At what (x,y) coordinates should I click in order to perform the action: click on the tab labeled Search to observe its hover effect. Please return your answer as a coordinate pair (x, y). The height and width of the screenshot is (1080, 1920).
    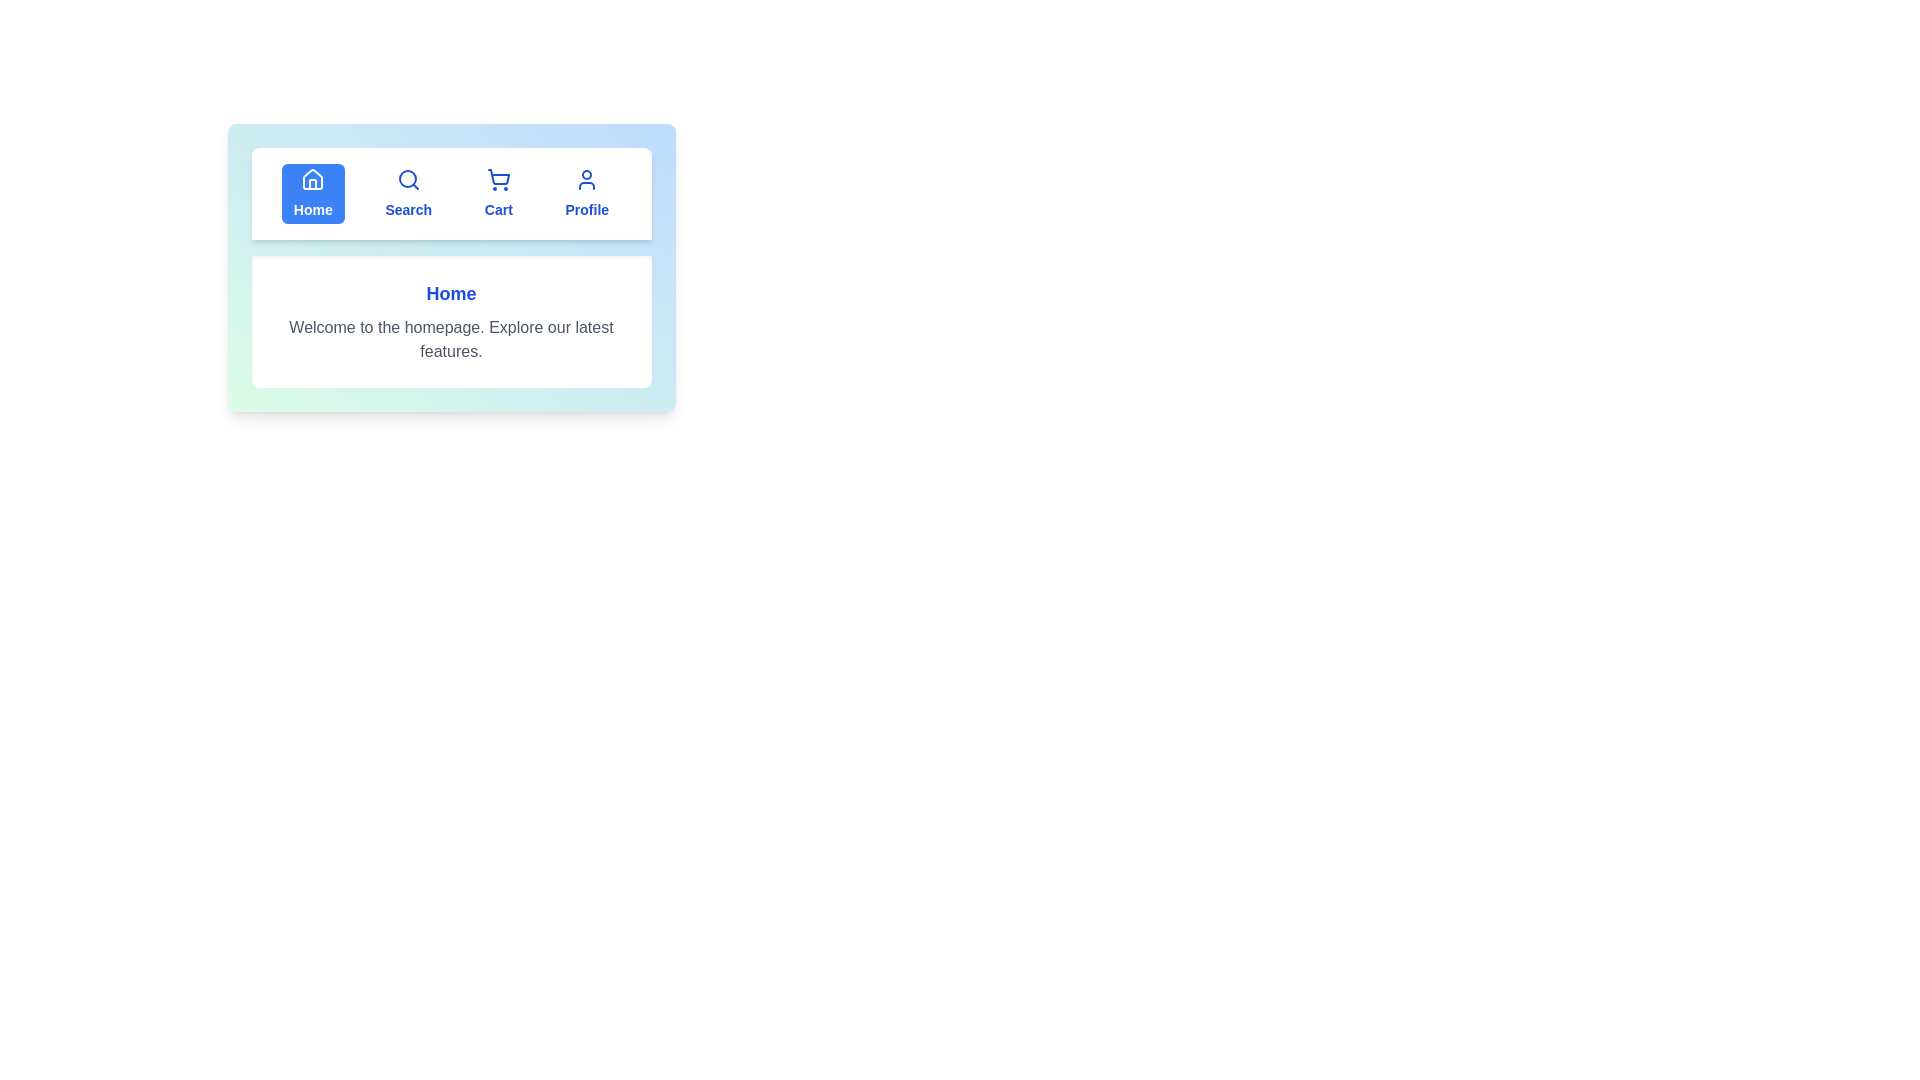
    Looking at the image, I should click on (407, 193).